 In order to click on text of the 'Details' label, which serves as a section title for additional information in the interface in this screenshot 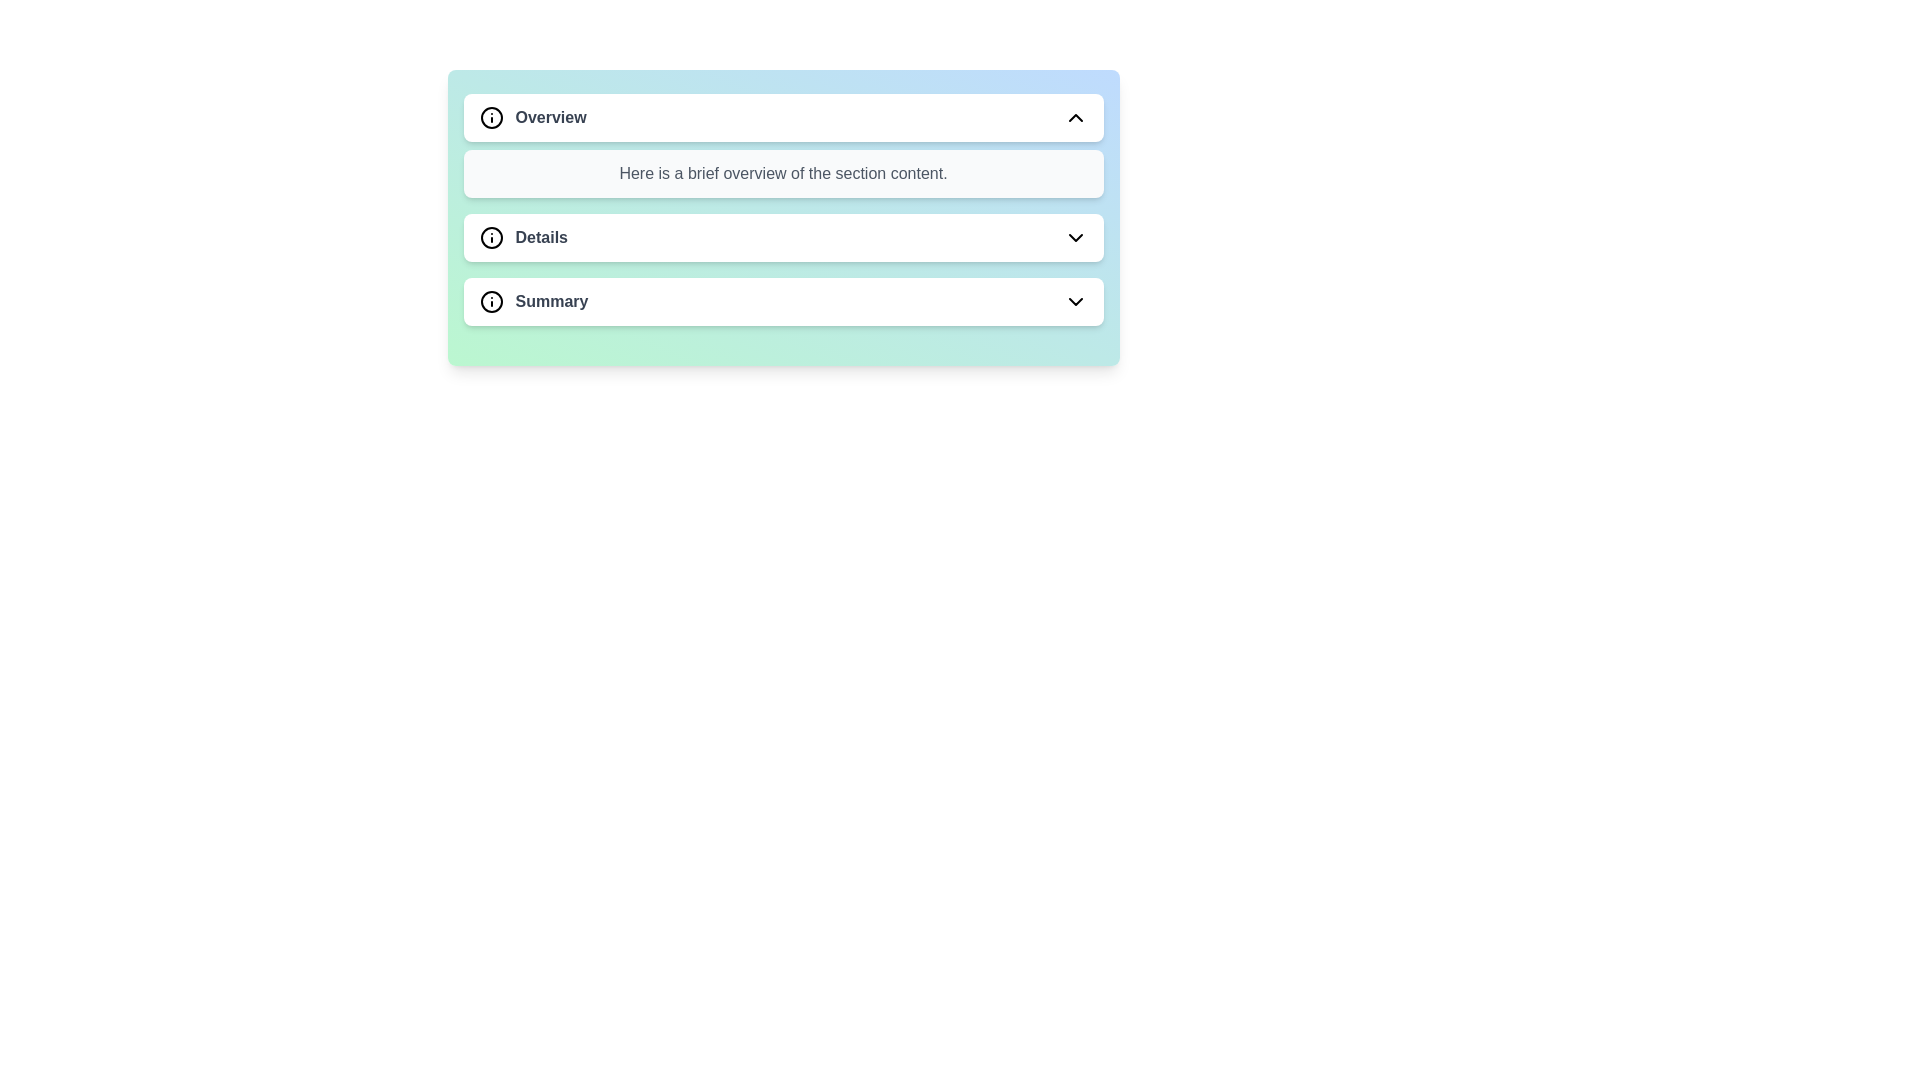, I will do `click(541, 237)`.